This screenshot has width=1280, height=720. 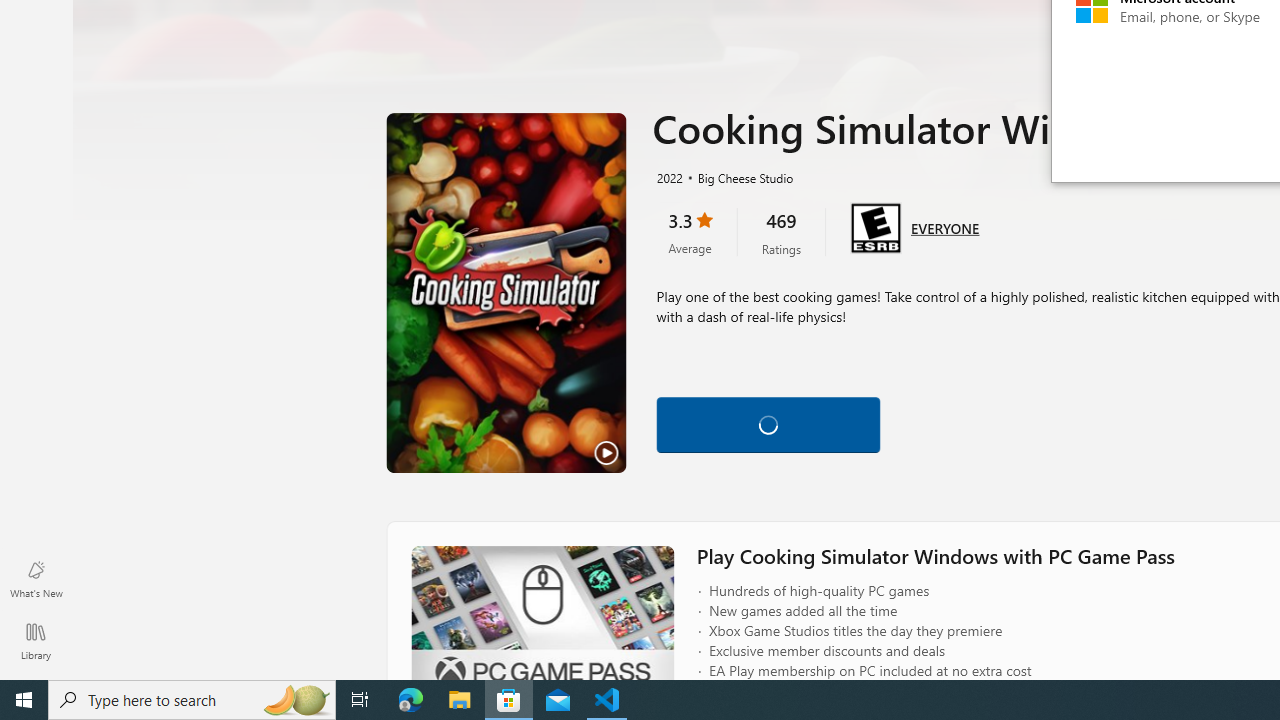 I want to click on 'File Explorer', so click(x=459, y=698).